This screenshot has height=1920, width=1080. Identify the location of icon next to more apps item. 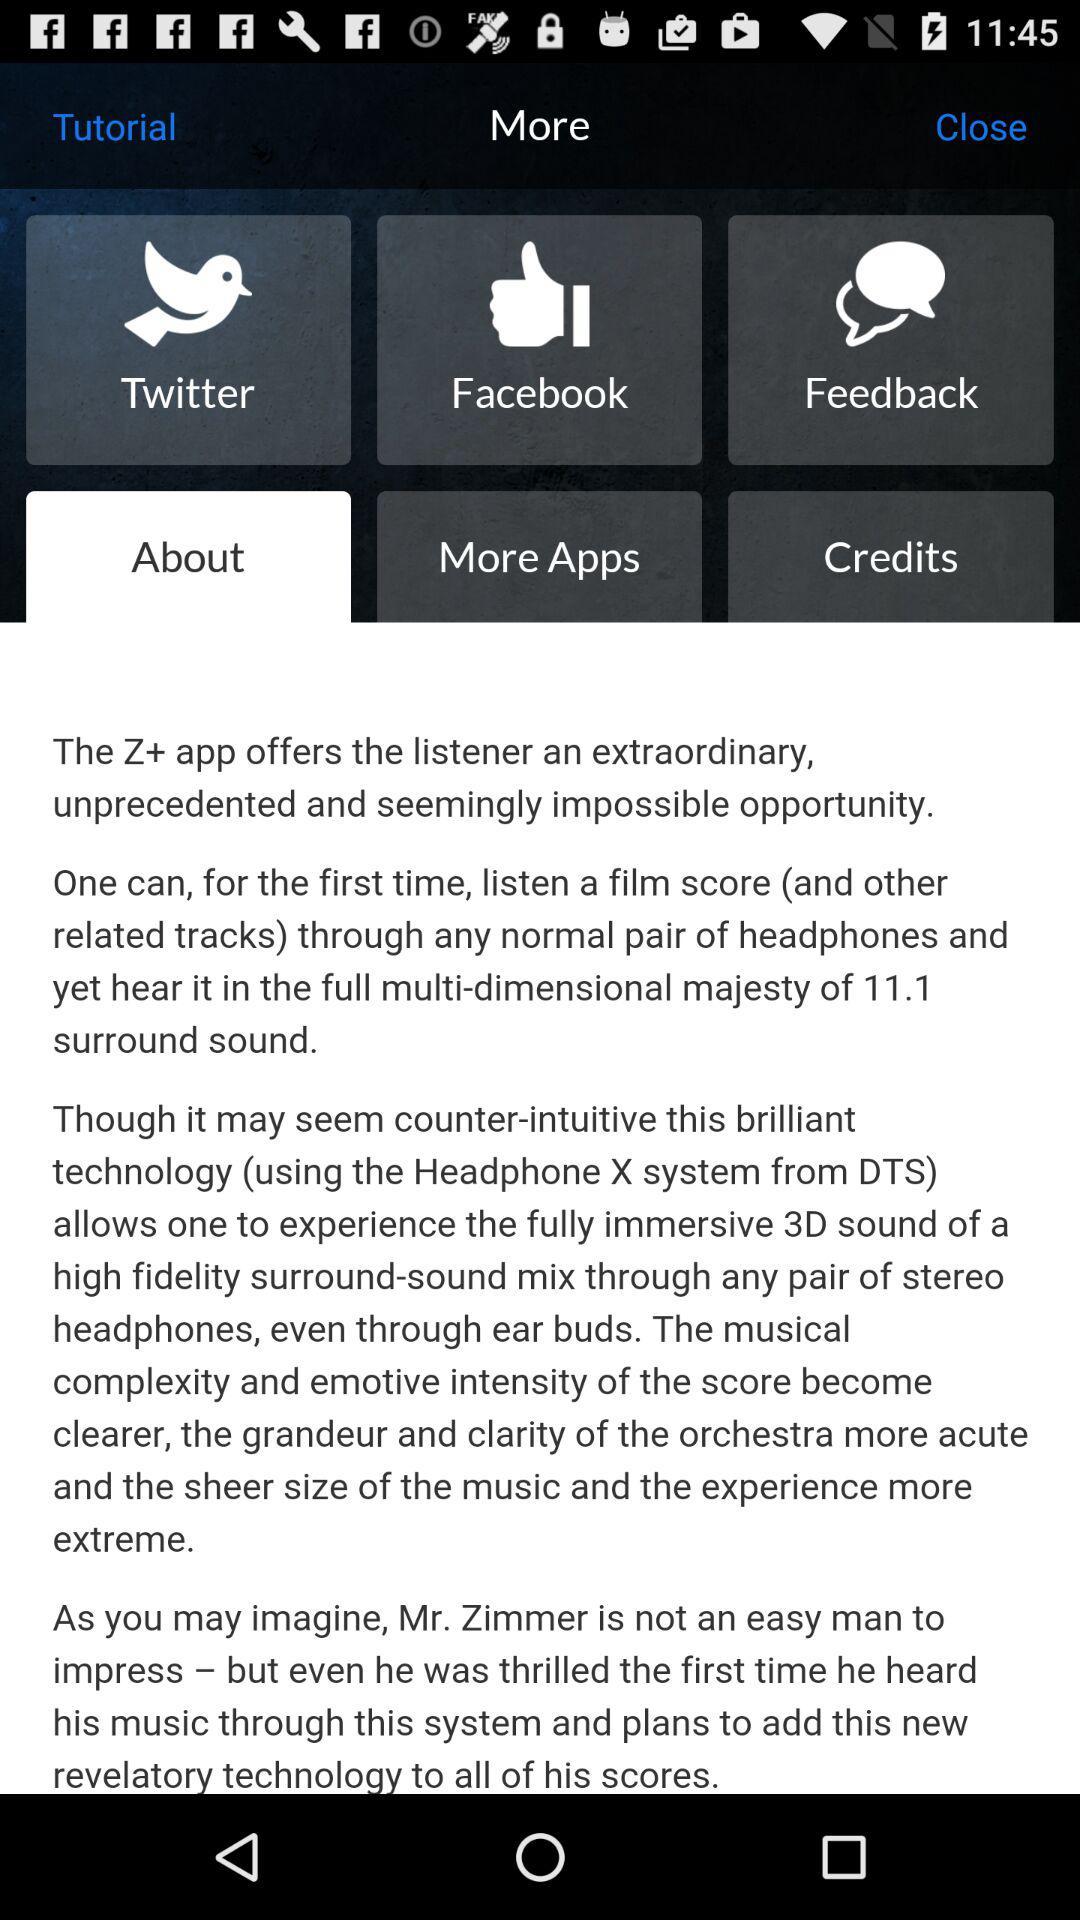
(188, 556).